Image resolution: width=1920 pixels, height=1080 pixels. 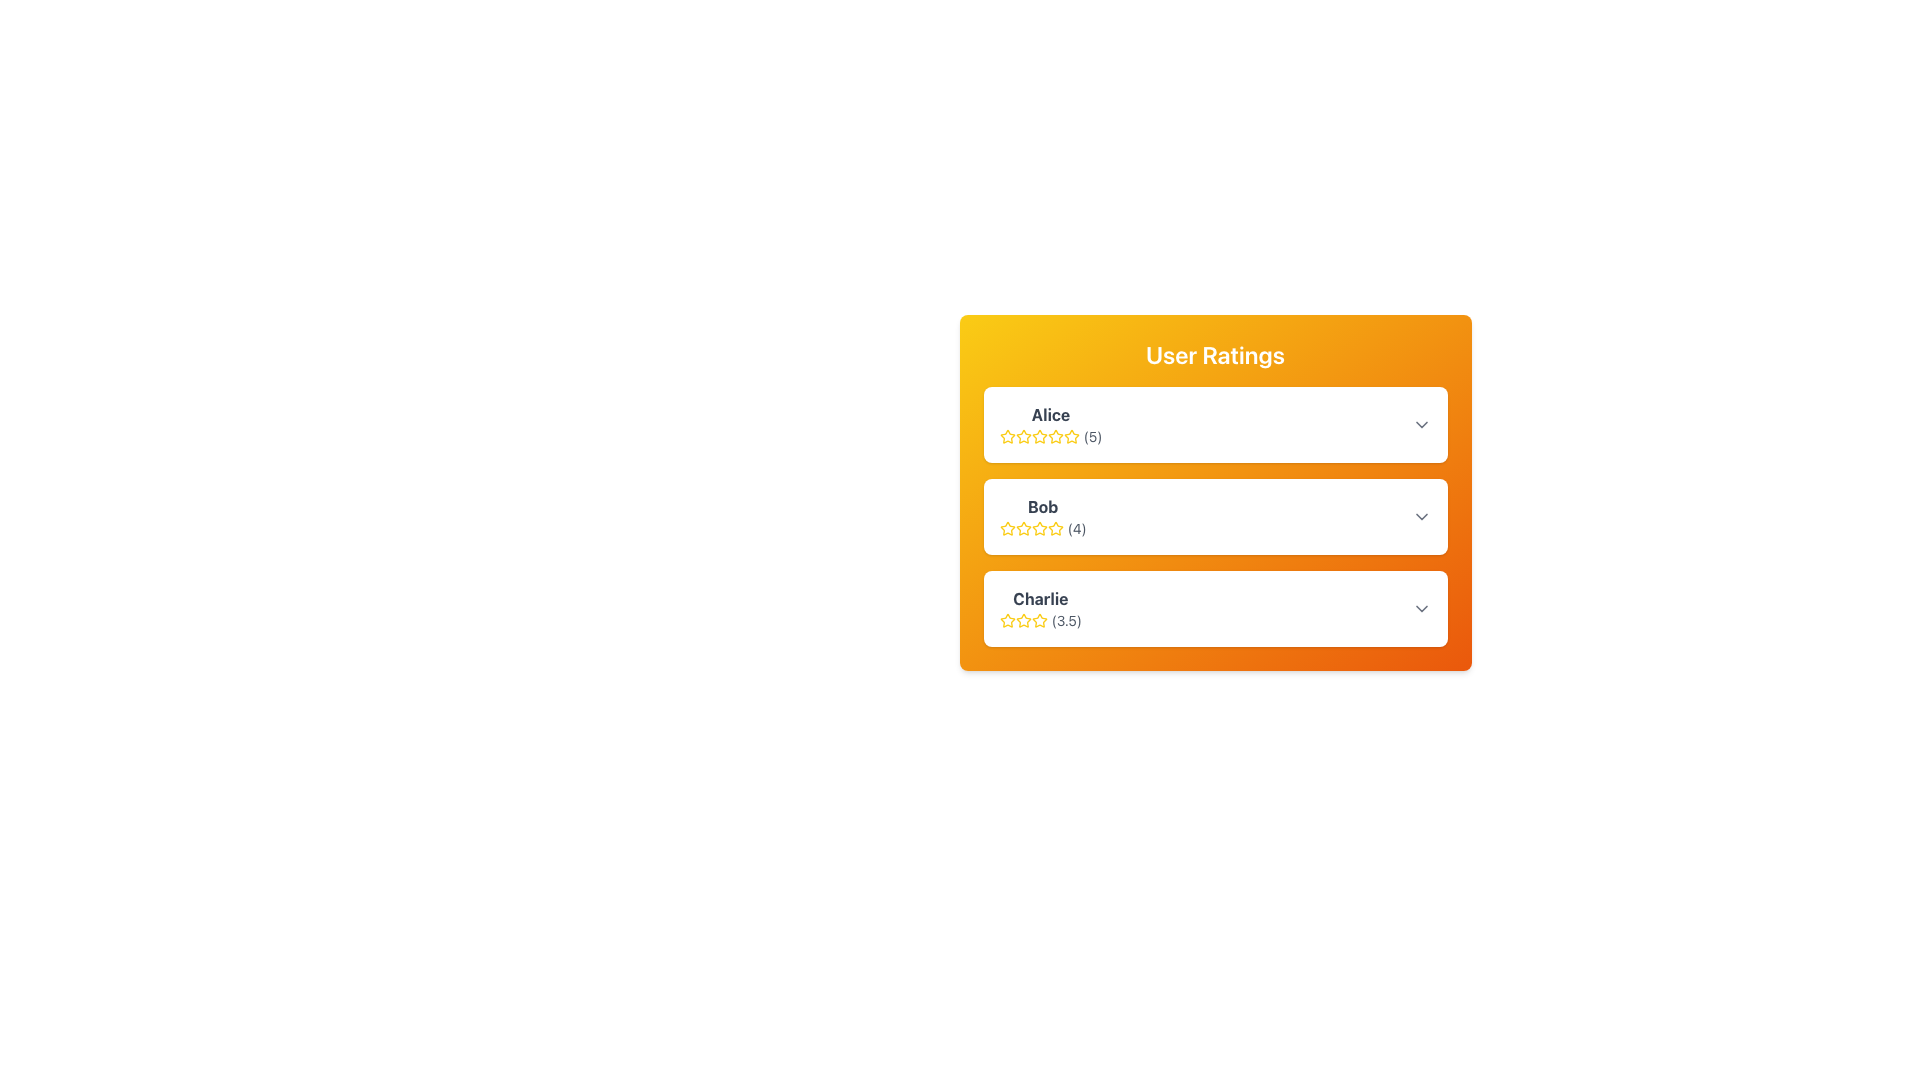 I want to click on numeric rating text label displaying '5' in gray font, located adjacent to five yellow stars, as part of the 'User Ratings' component for 'Alice', so click(x=1092, y=435).